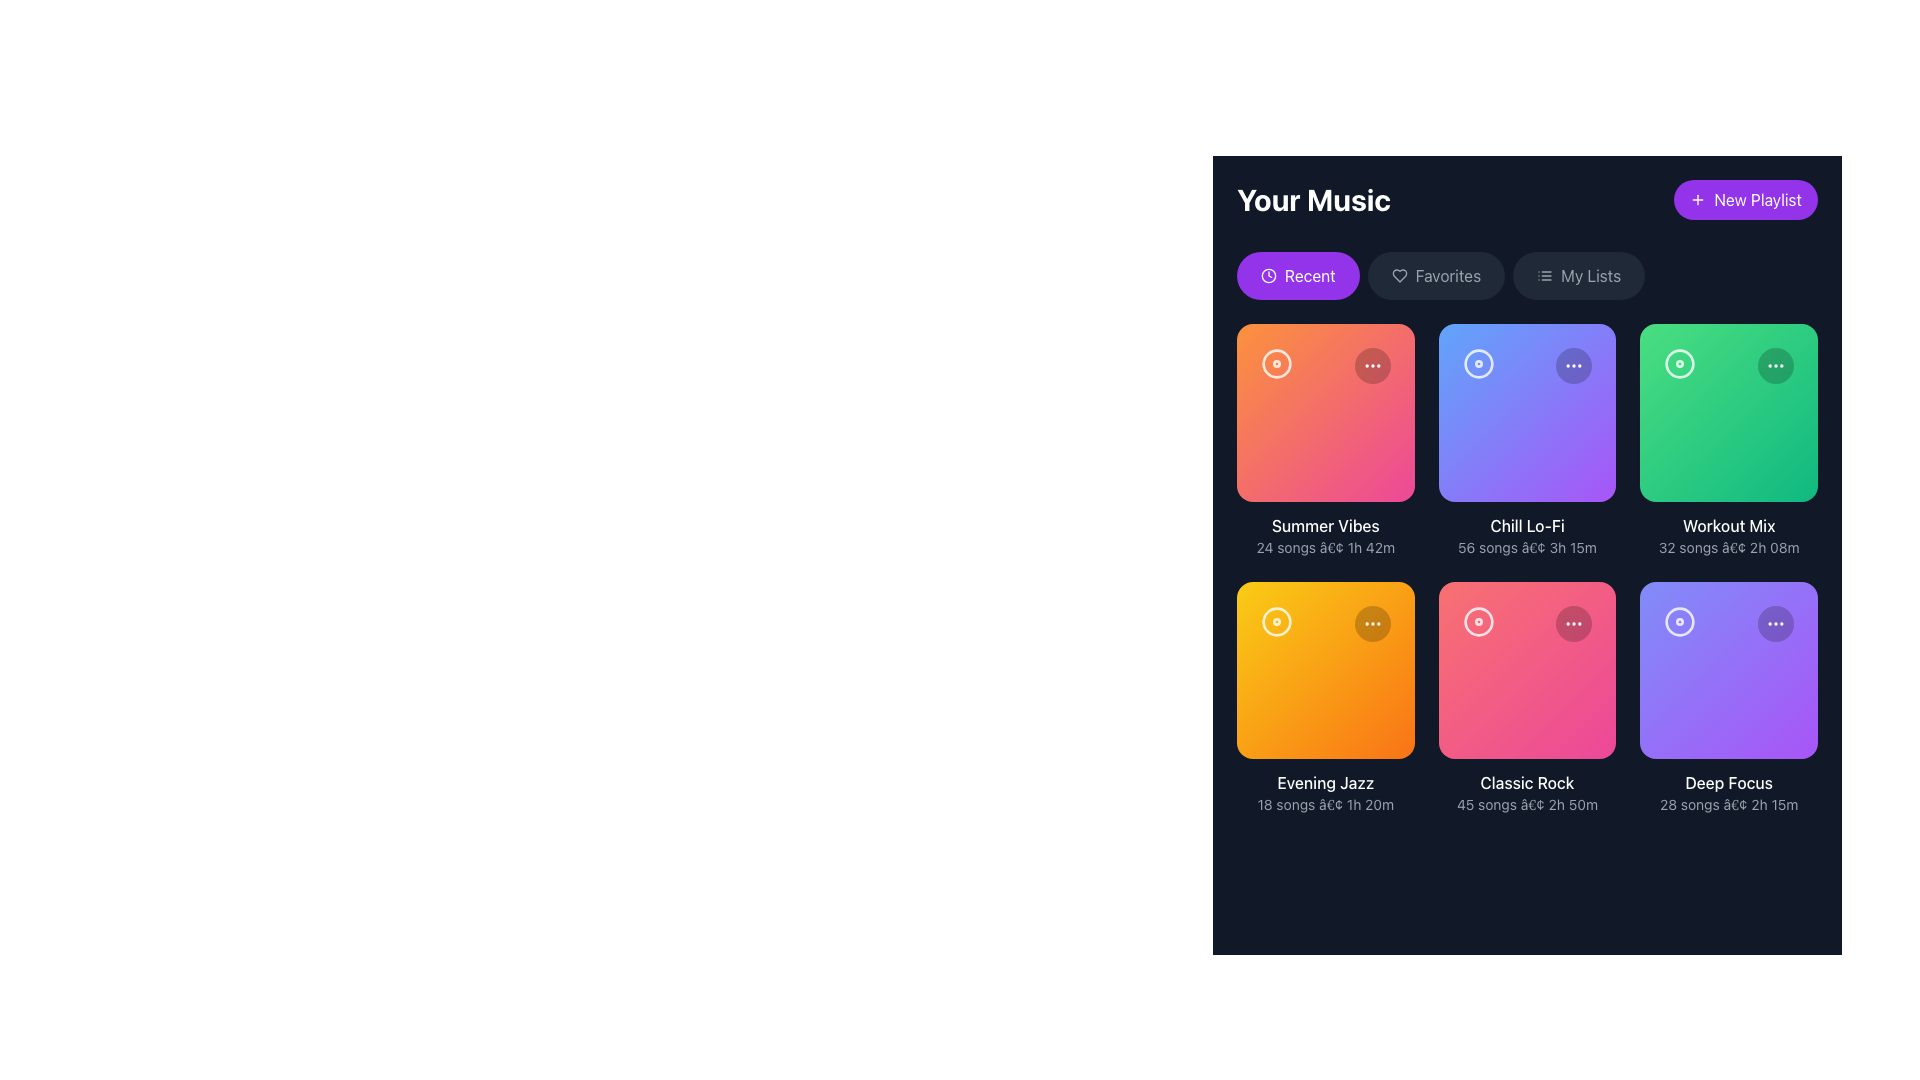  Describe the element at coordinates (1325, 534) in the screenshot. I see `the text label displaying the playlist name and details located at the bottom of the first card in the 'Your Music' section with a gradient orange-to-pink background` at that location.